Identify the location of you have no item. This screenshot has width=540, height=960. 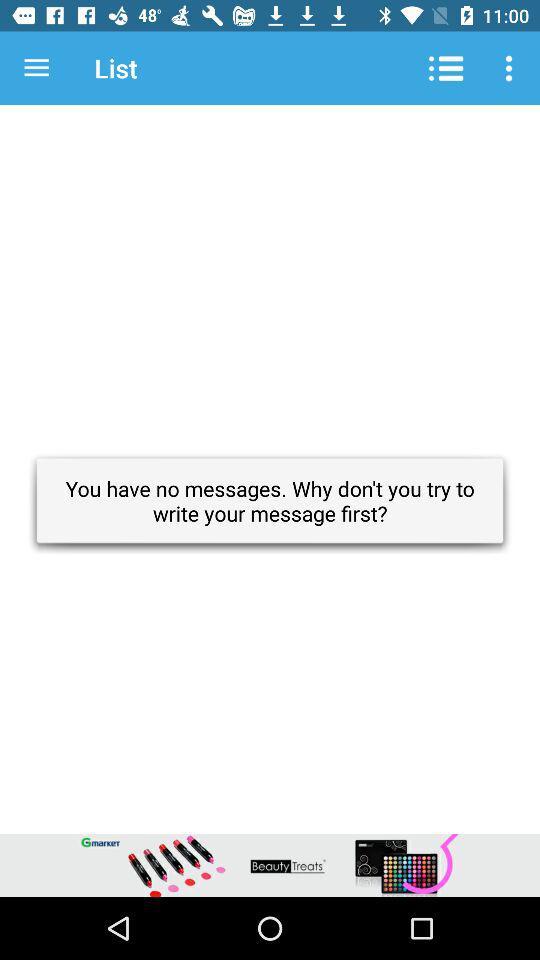
(270, 500).